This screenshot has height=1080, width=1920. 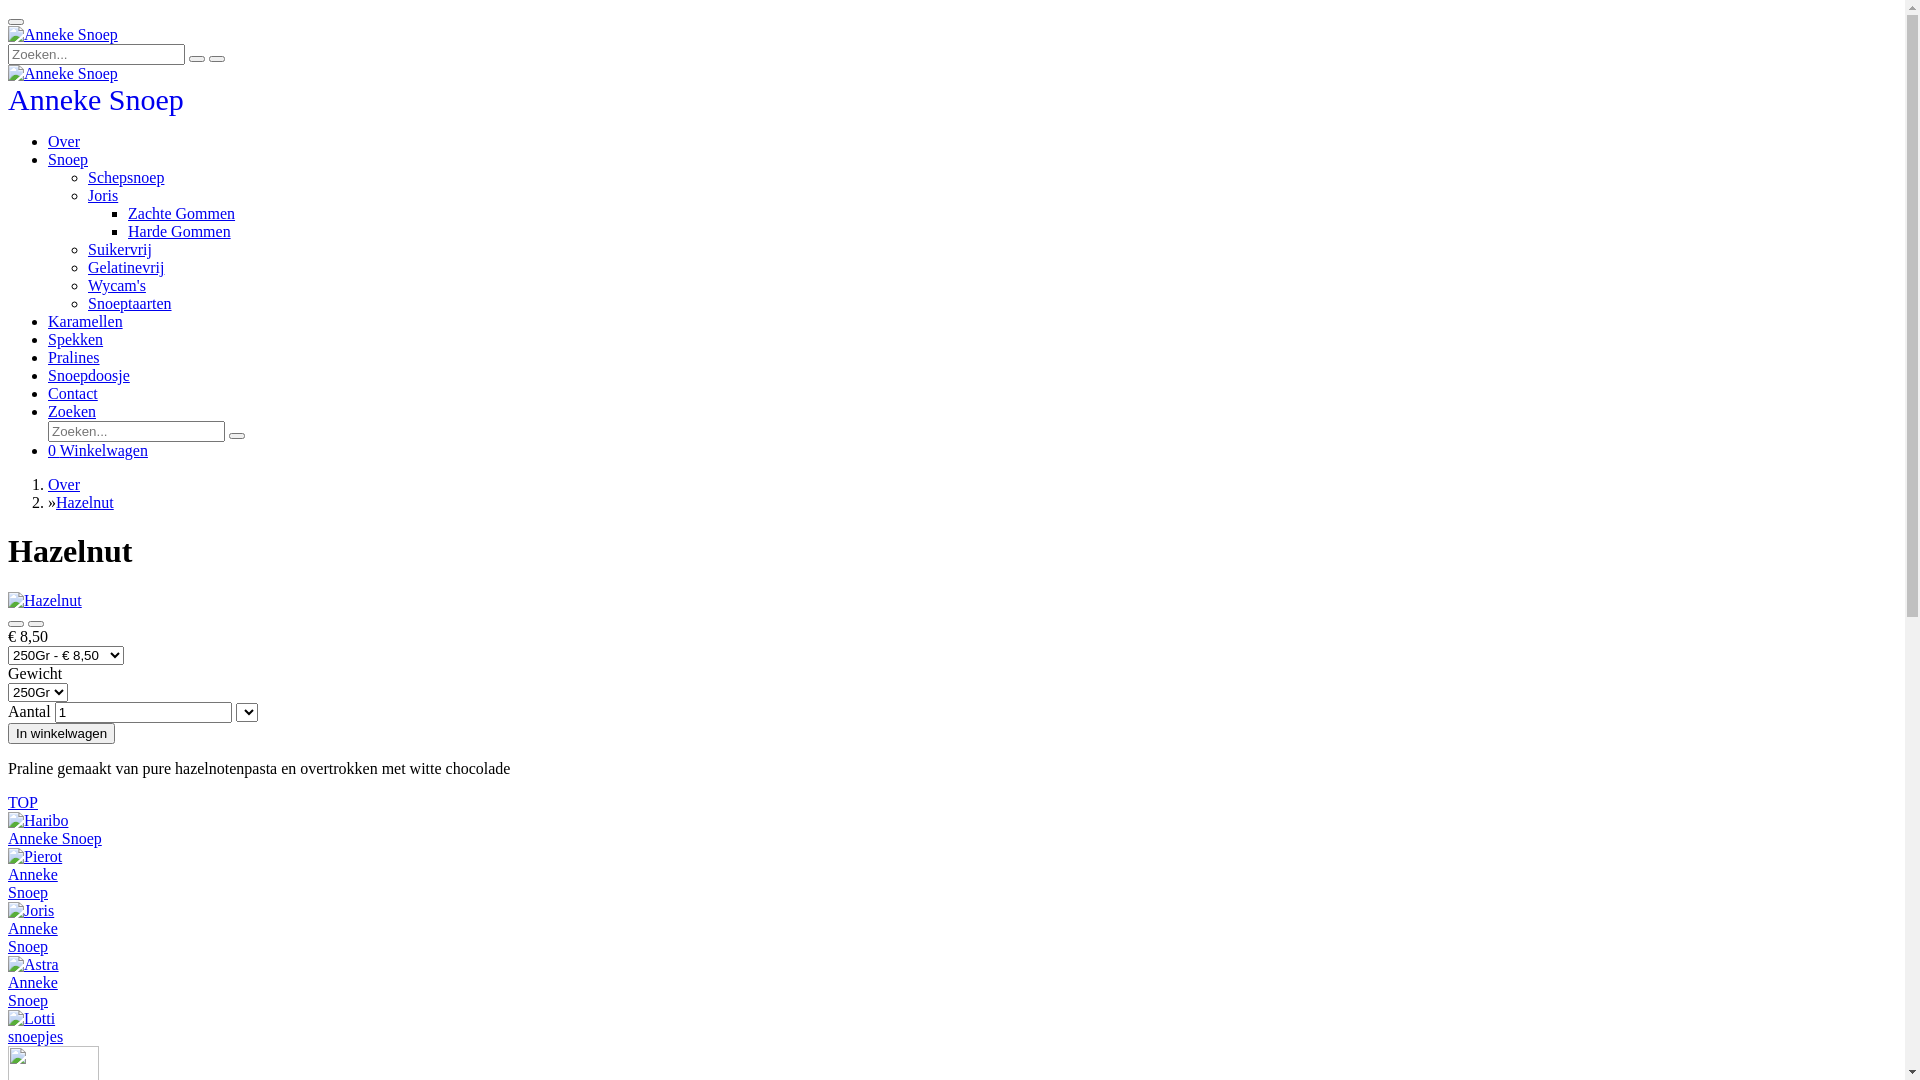 I want to click on 'Hazelnut', so click(x=84, y=501).